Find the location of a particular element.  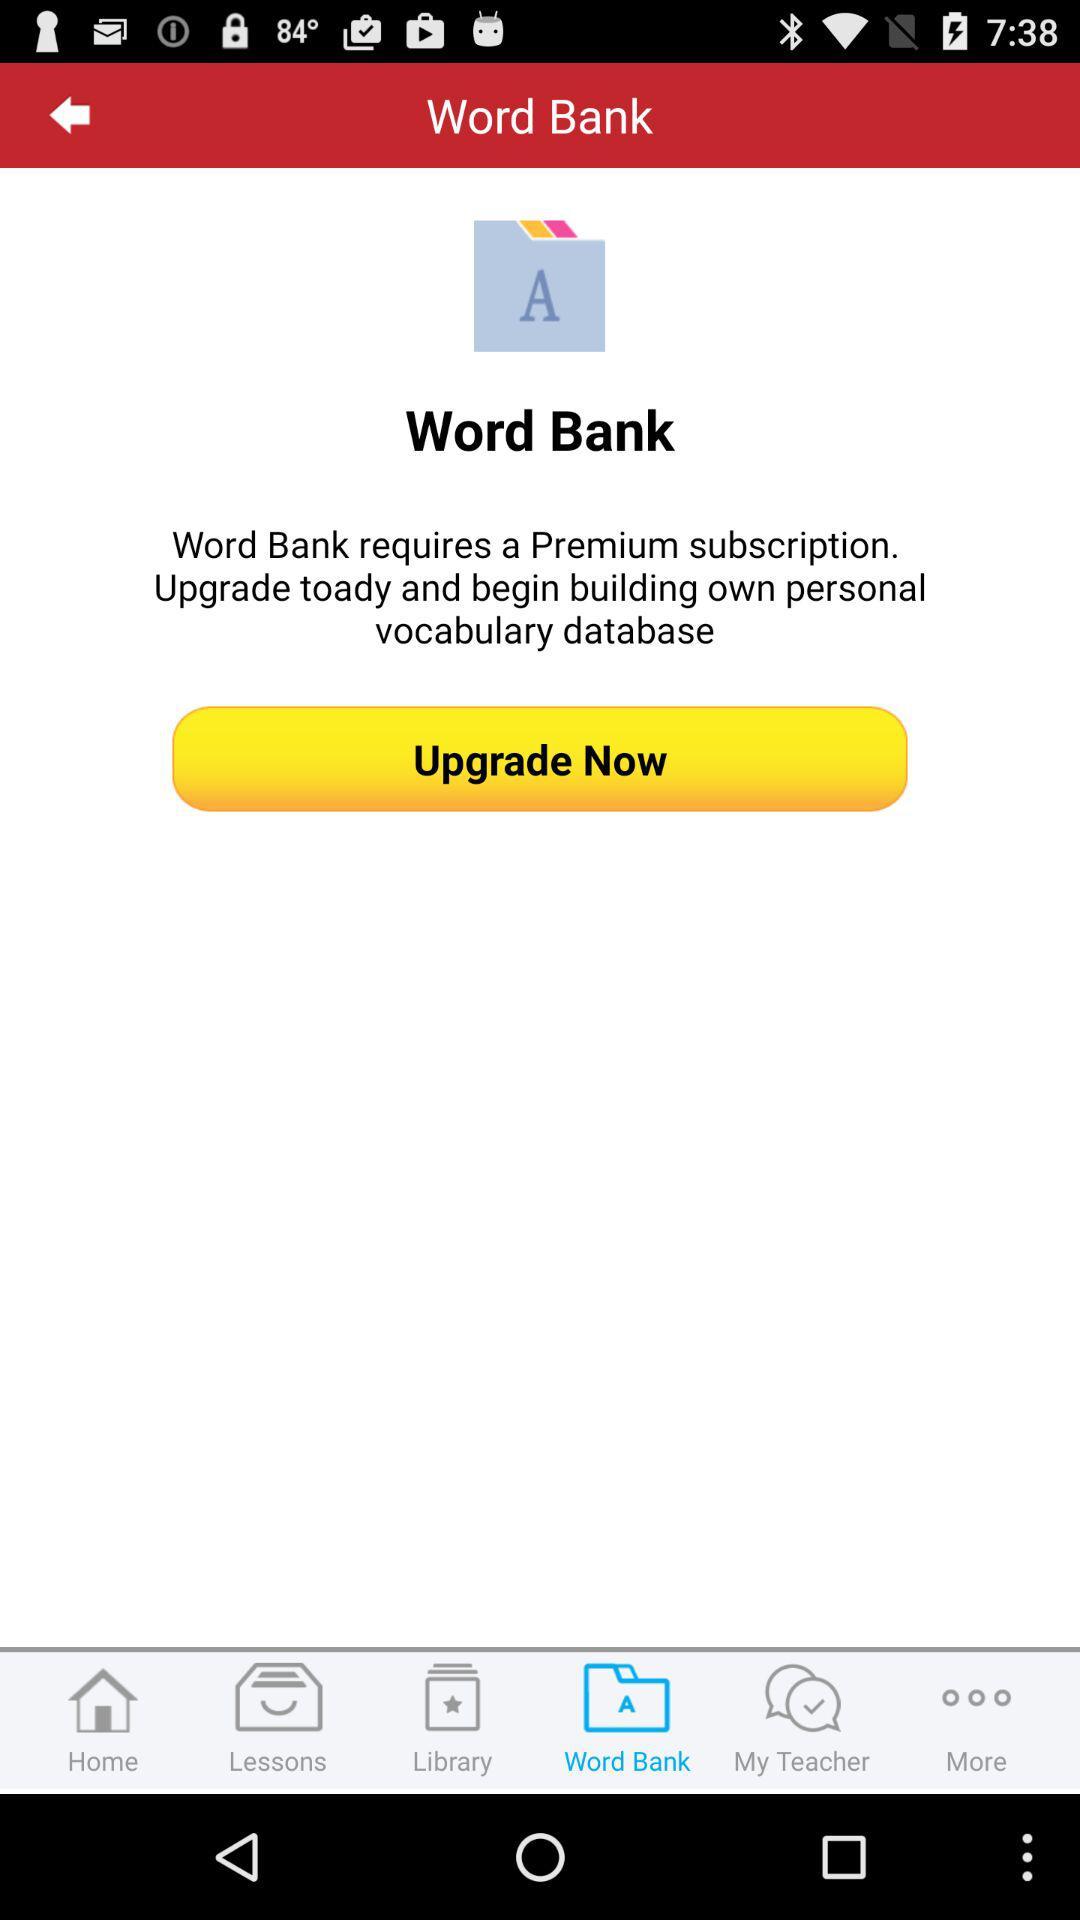

the upgrade now button is located at coordinates (540, 757).